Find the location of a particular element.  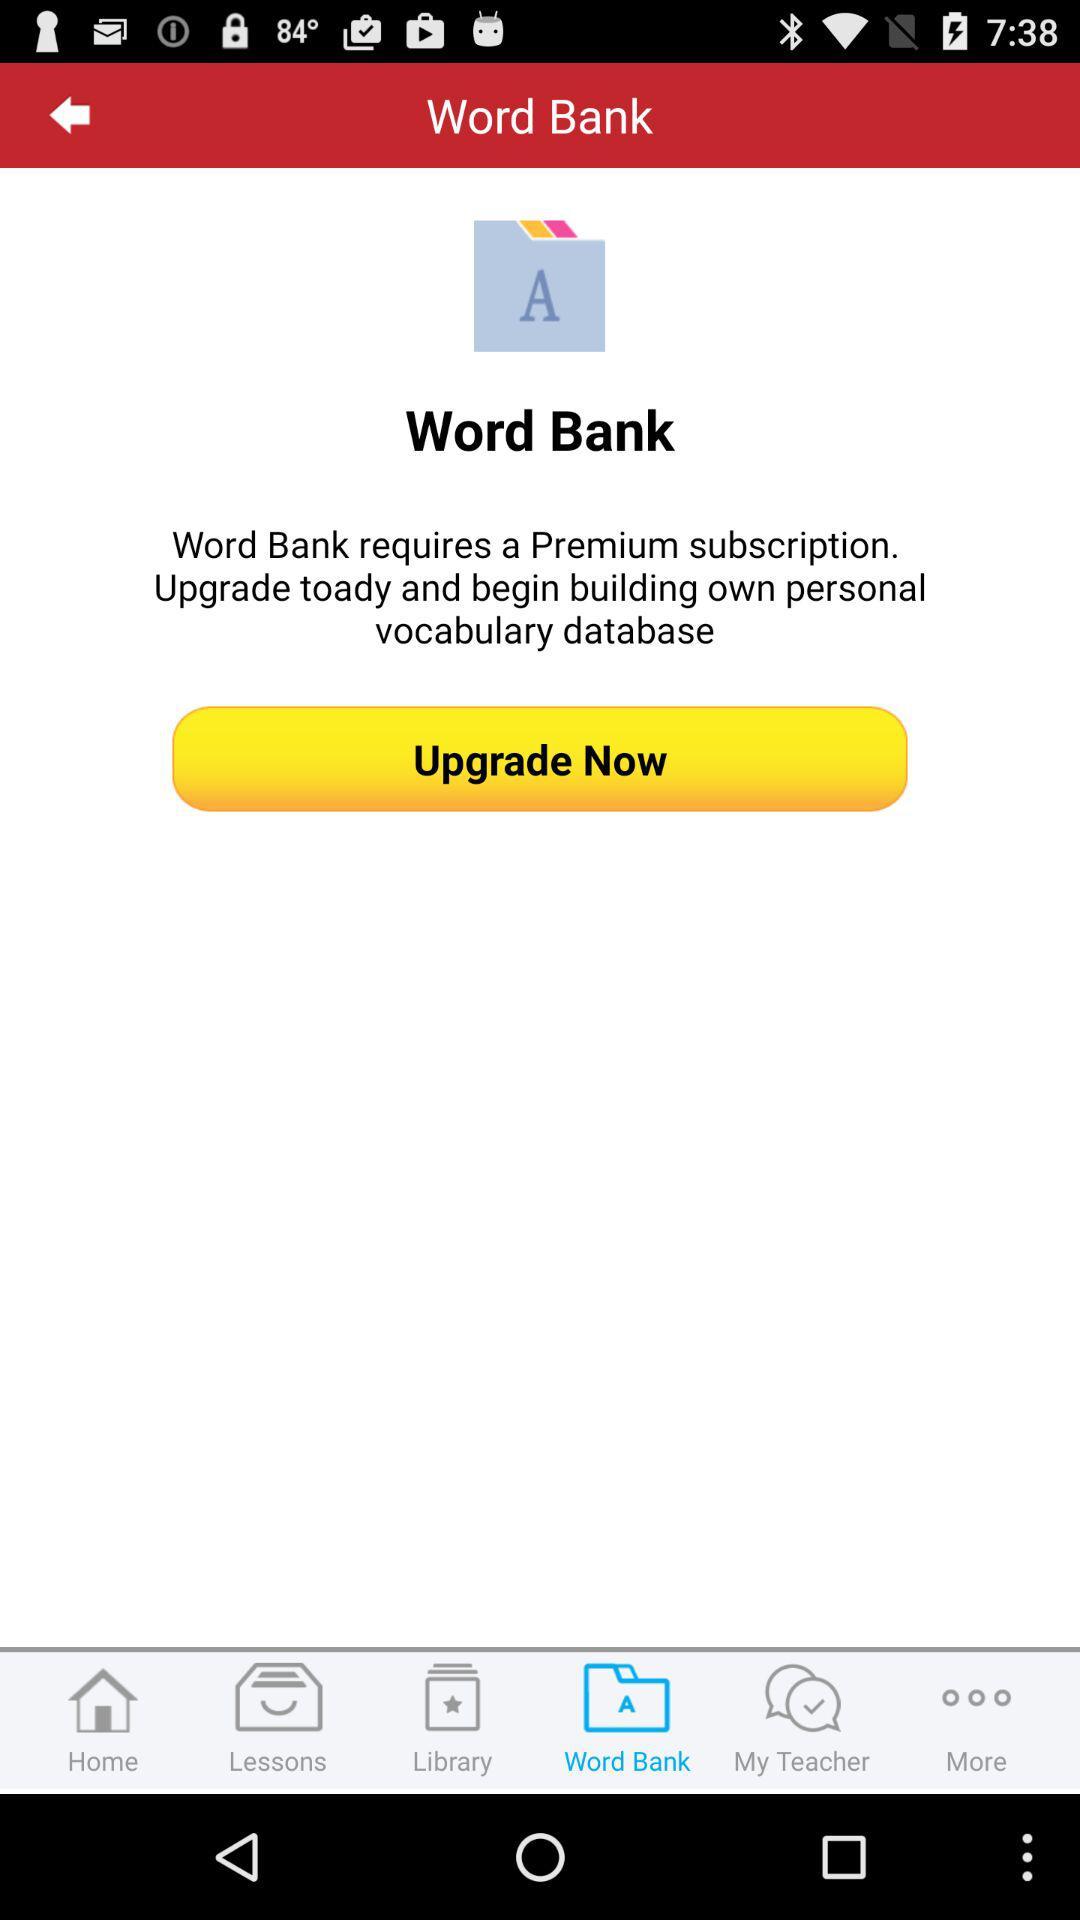

the upgrade now button is located at coordinates (540, 757).